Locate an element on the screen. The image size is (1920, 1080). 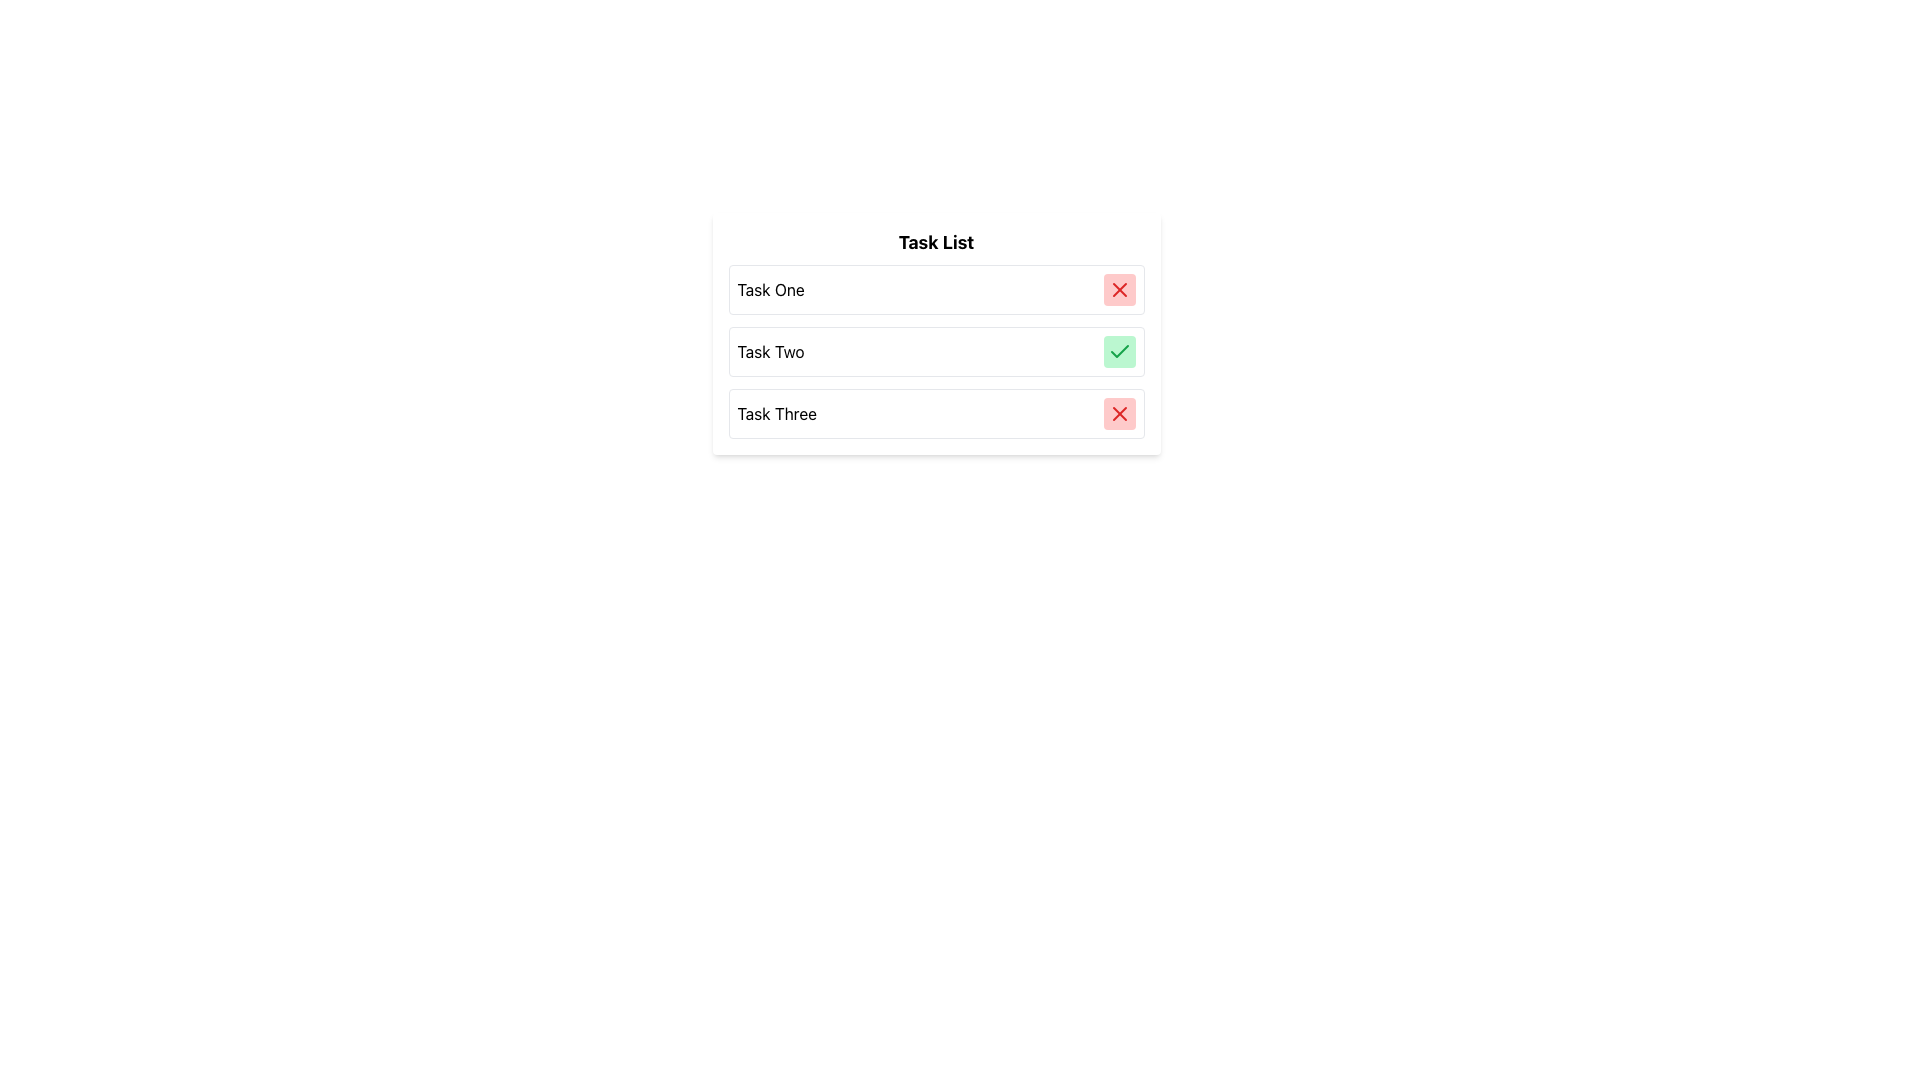
the green check button of the second task item in the task list to mark it as completed is located at coordinates (935, 350).